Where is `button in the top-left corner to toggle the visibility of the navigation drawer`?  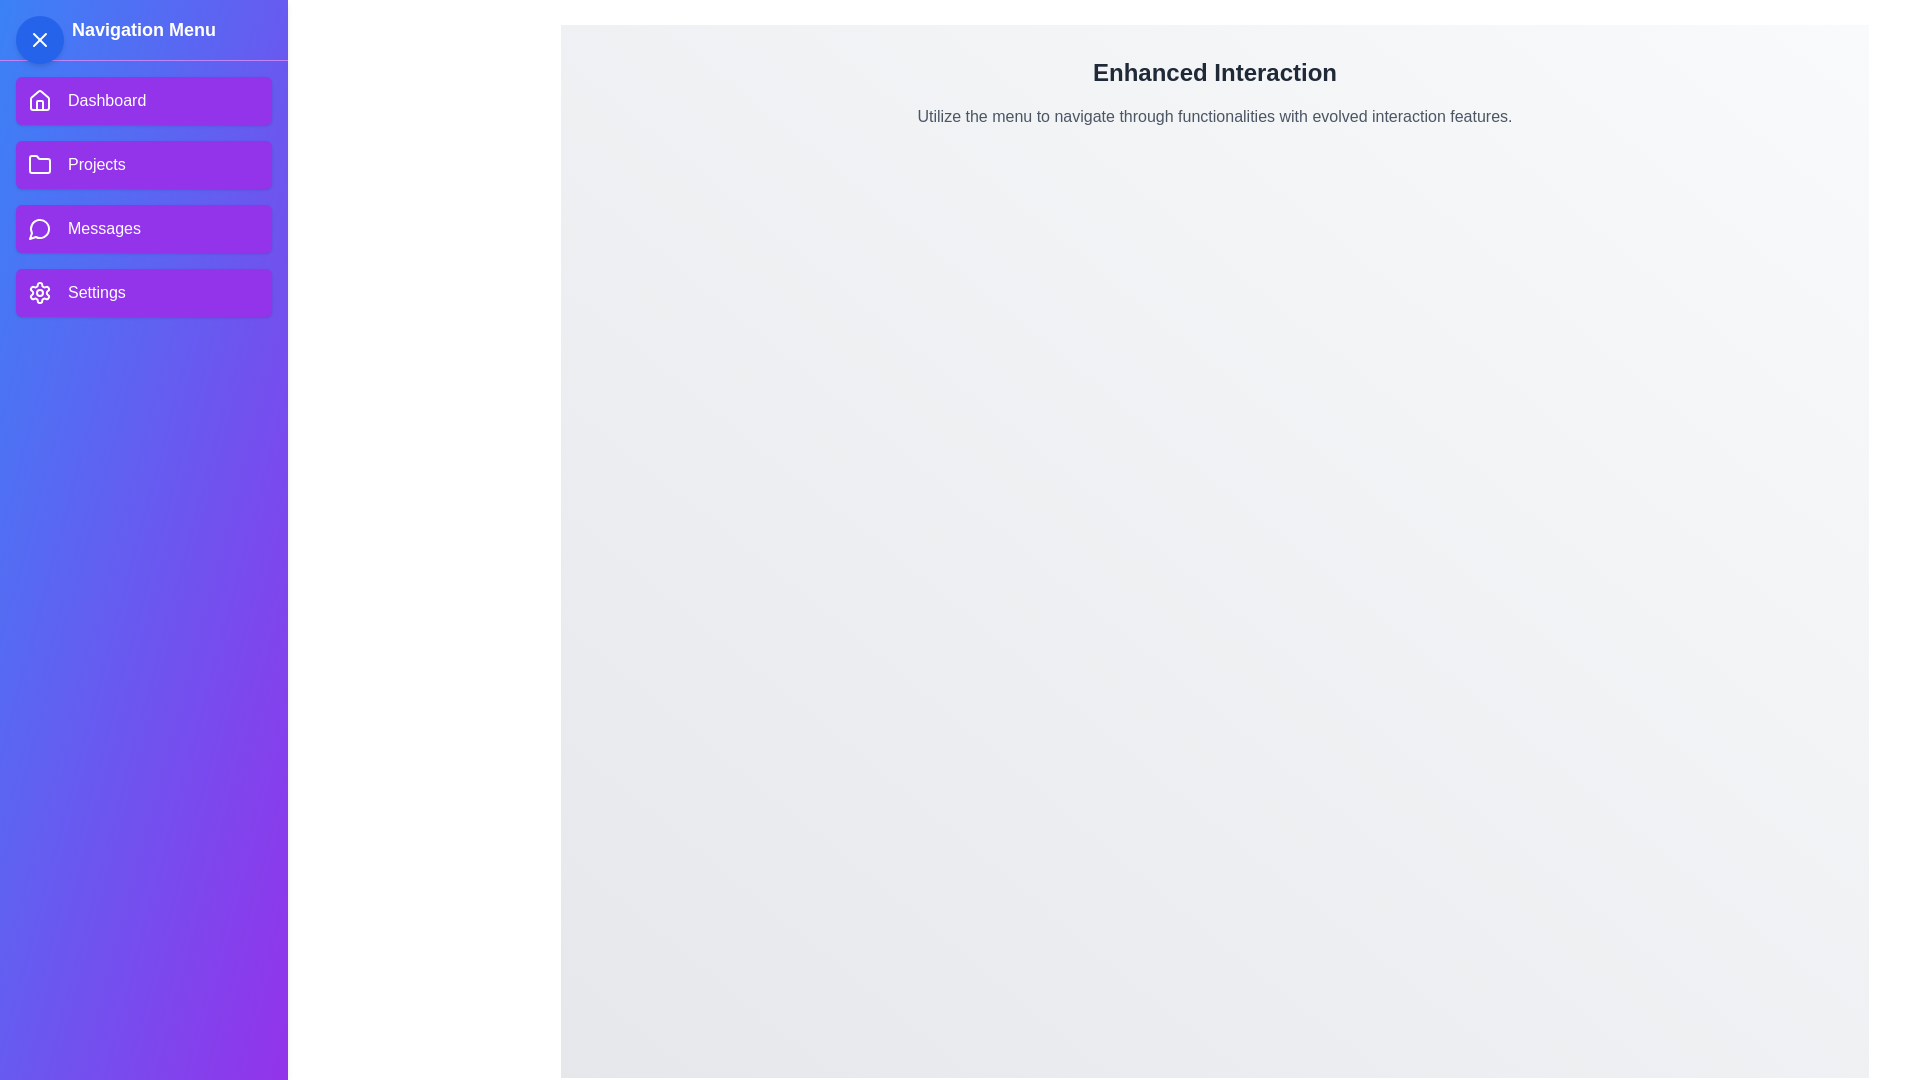 button in the top-left corner to toggle the visibility of the navigation drawer is located at coordinates (39, 39).